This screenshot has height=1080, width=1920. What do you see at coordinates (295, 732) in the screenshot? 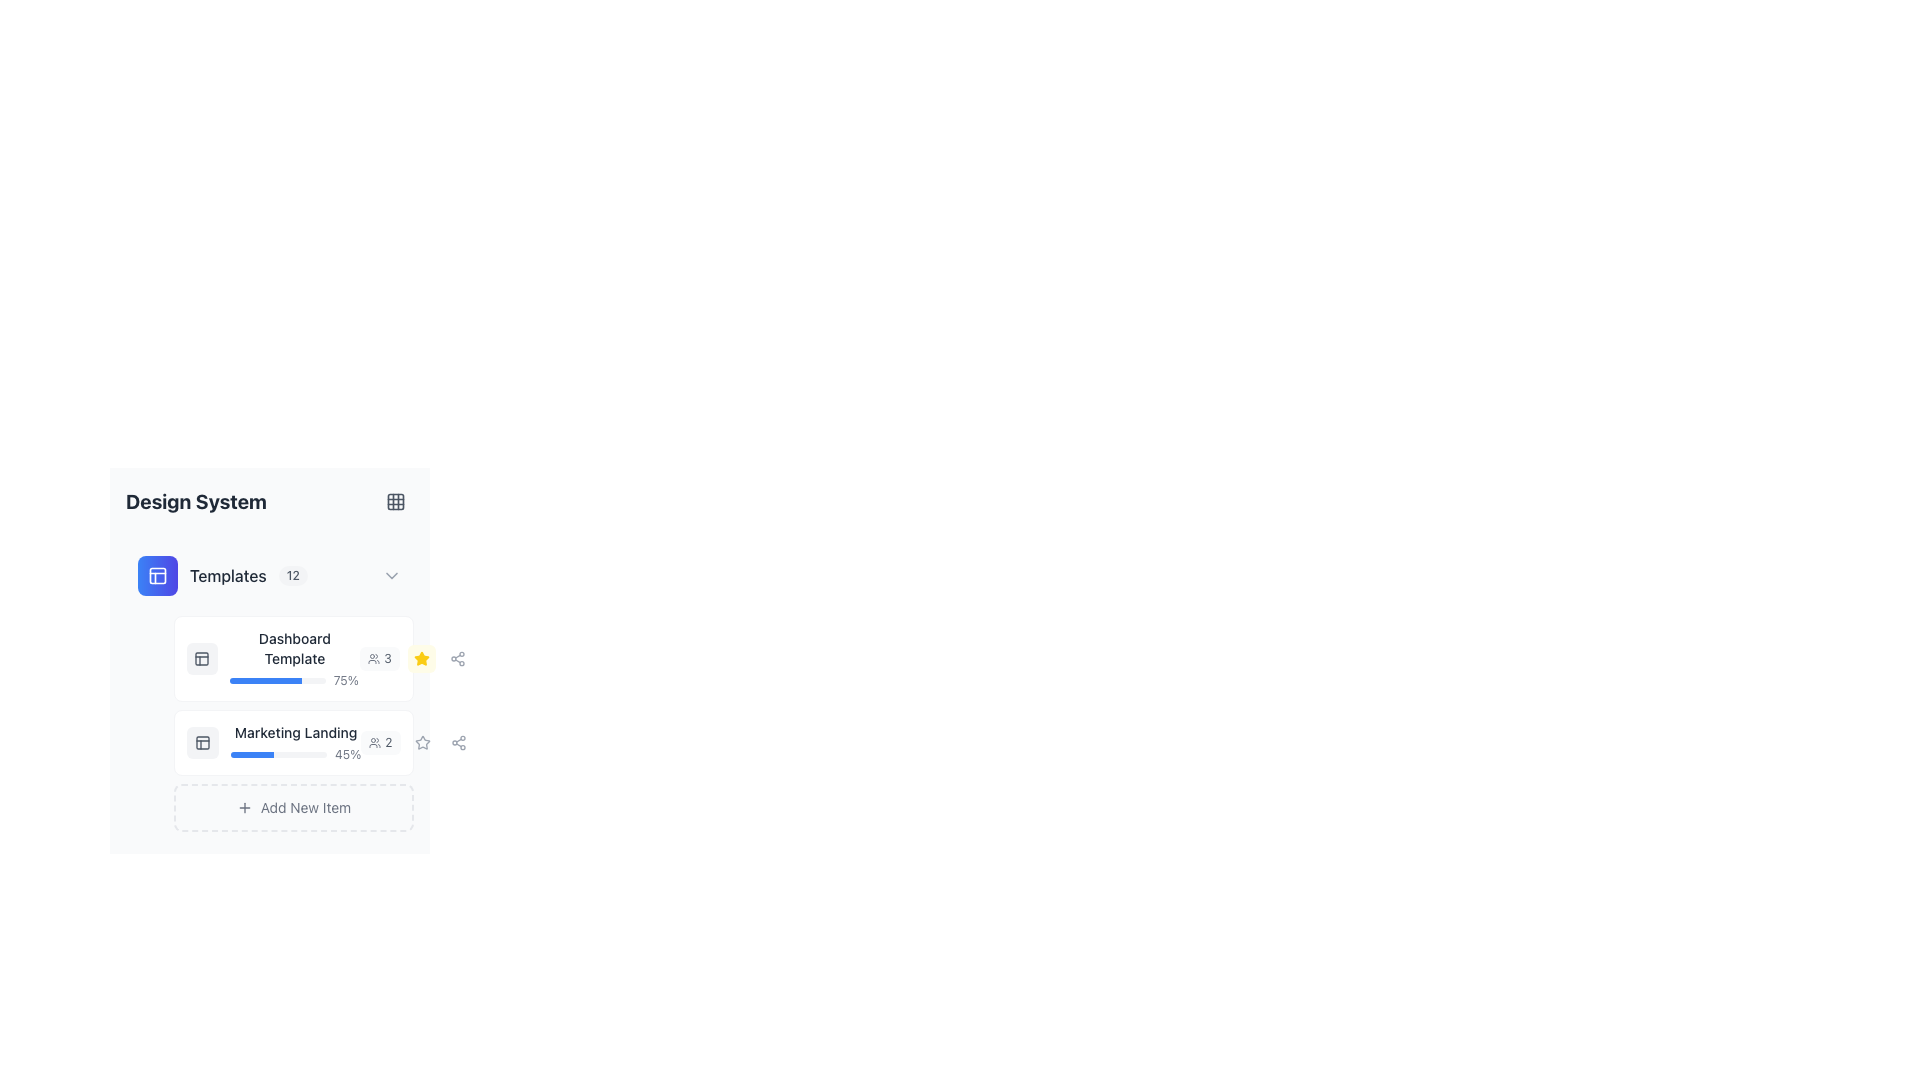
I see `text label displaying 'Marketing Landing' located in the 'Templates' section of the interface to identify the template` at bounding box center [295, 732].